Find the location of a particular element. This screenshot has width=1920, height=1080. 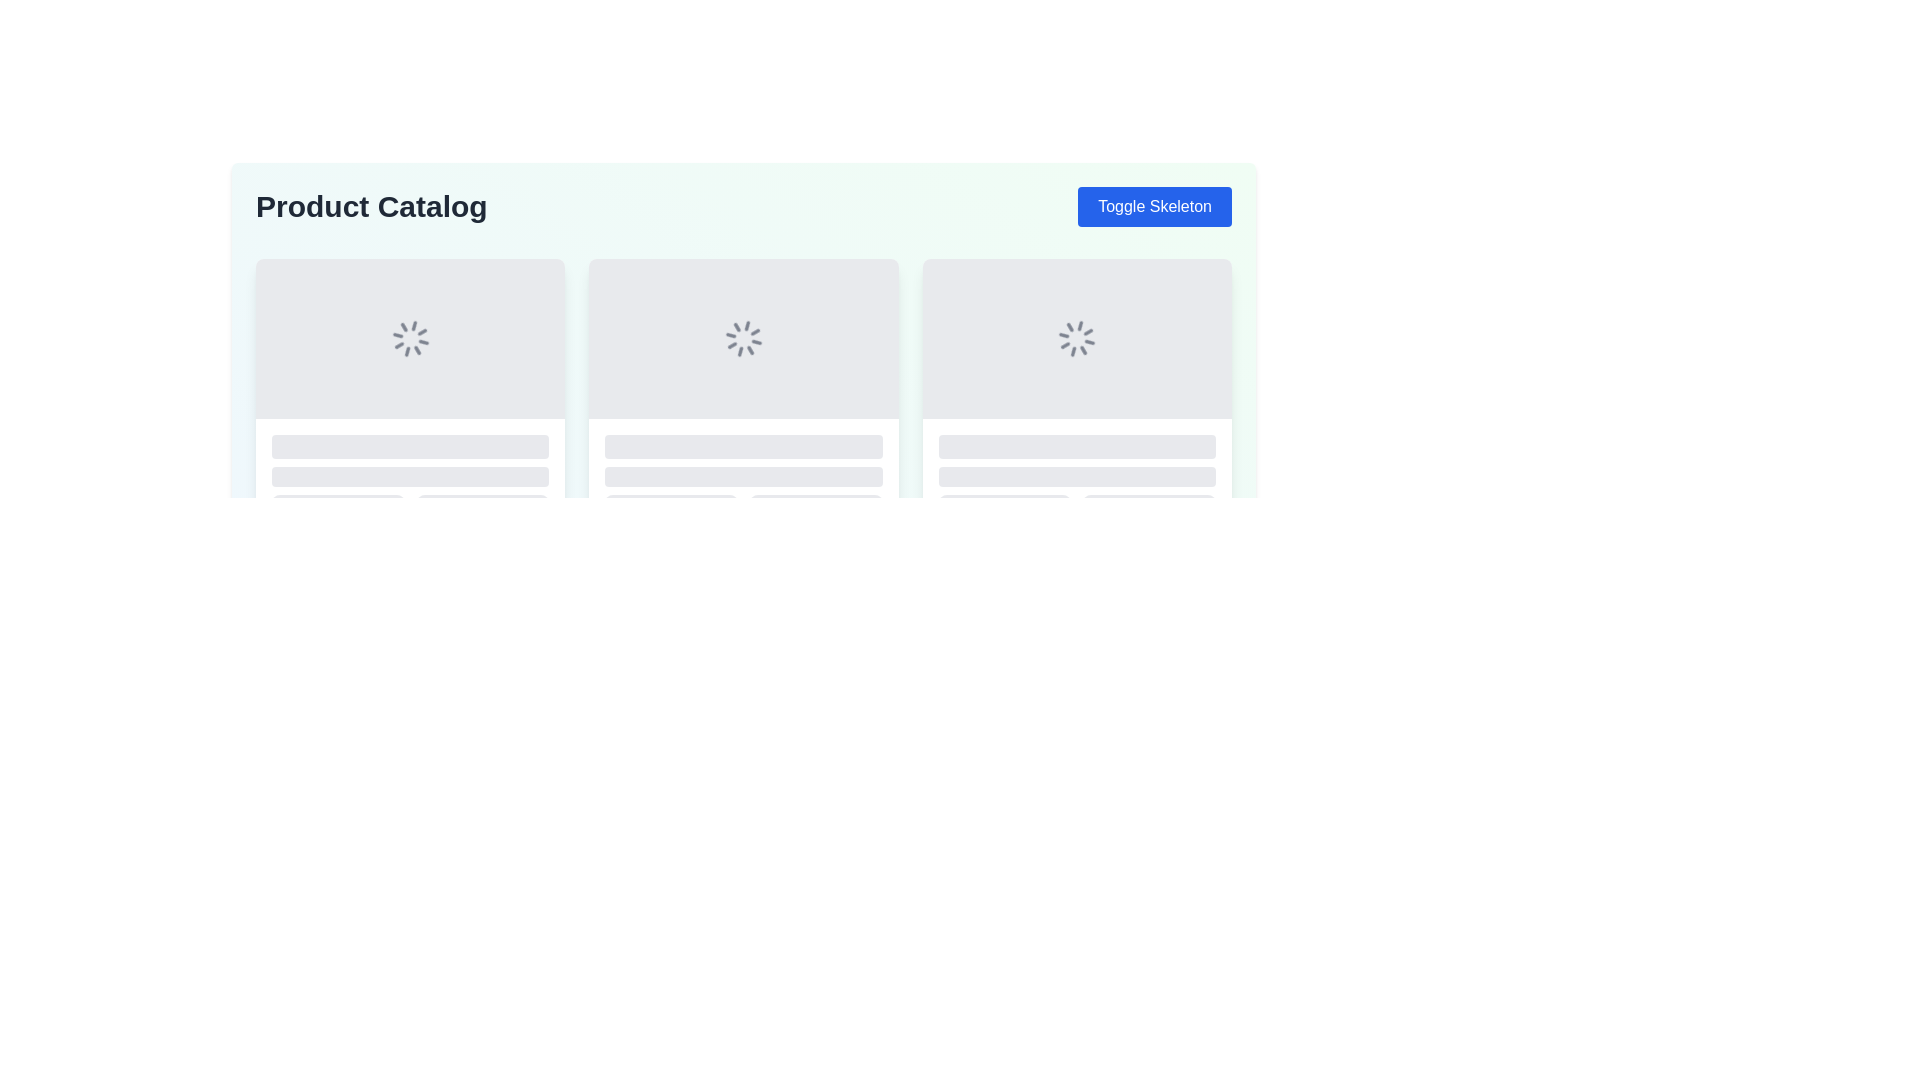

the loading animation displayed in the second position of the horizontally arranged list of loading indicators is located at coordinates (743, 338).